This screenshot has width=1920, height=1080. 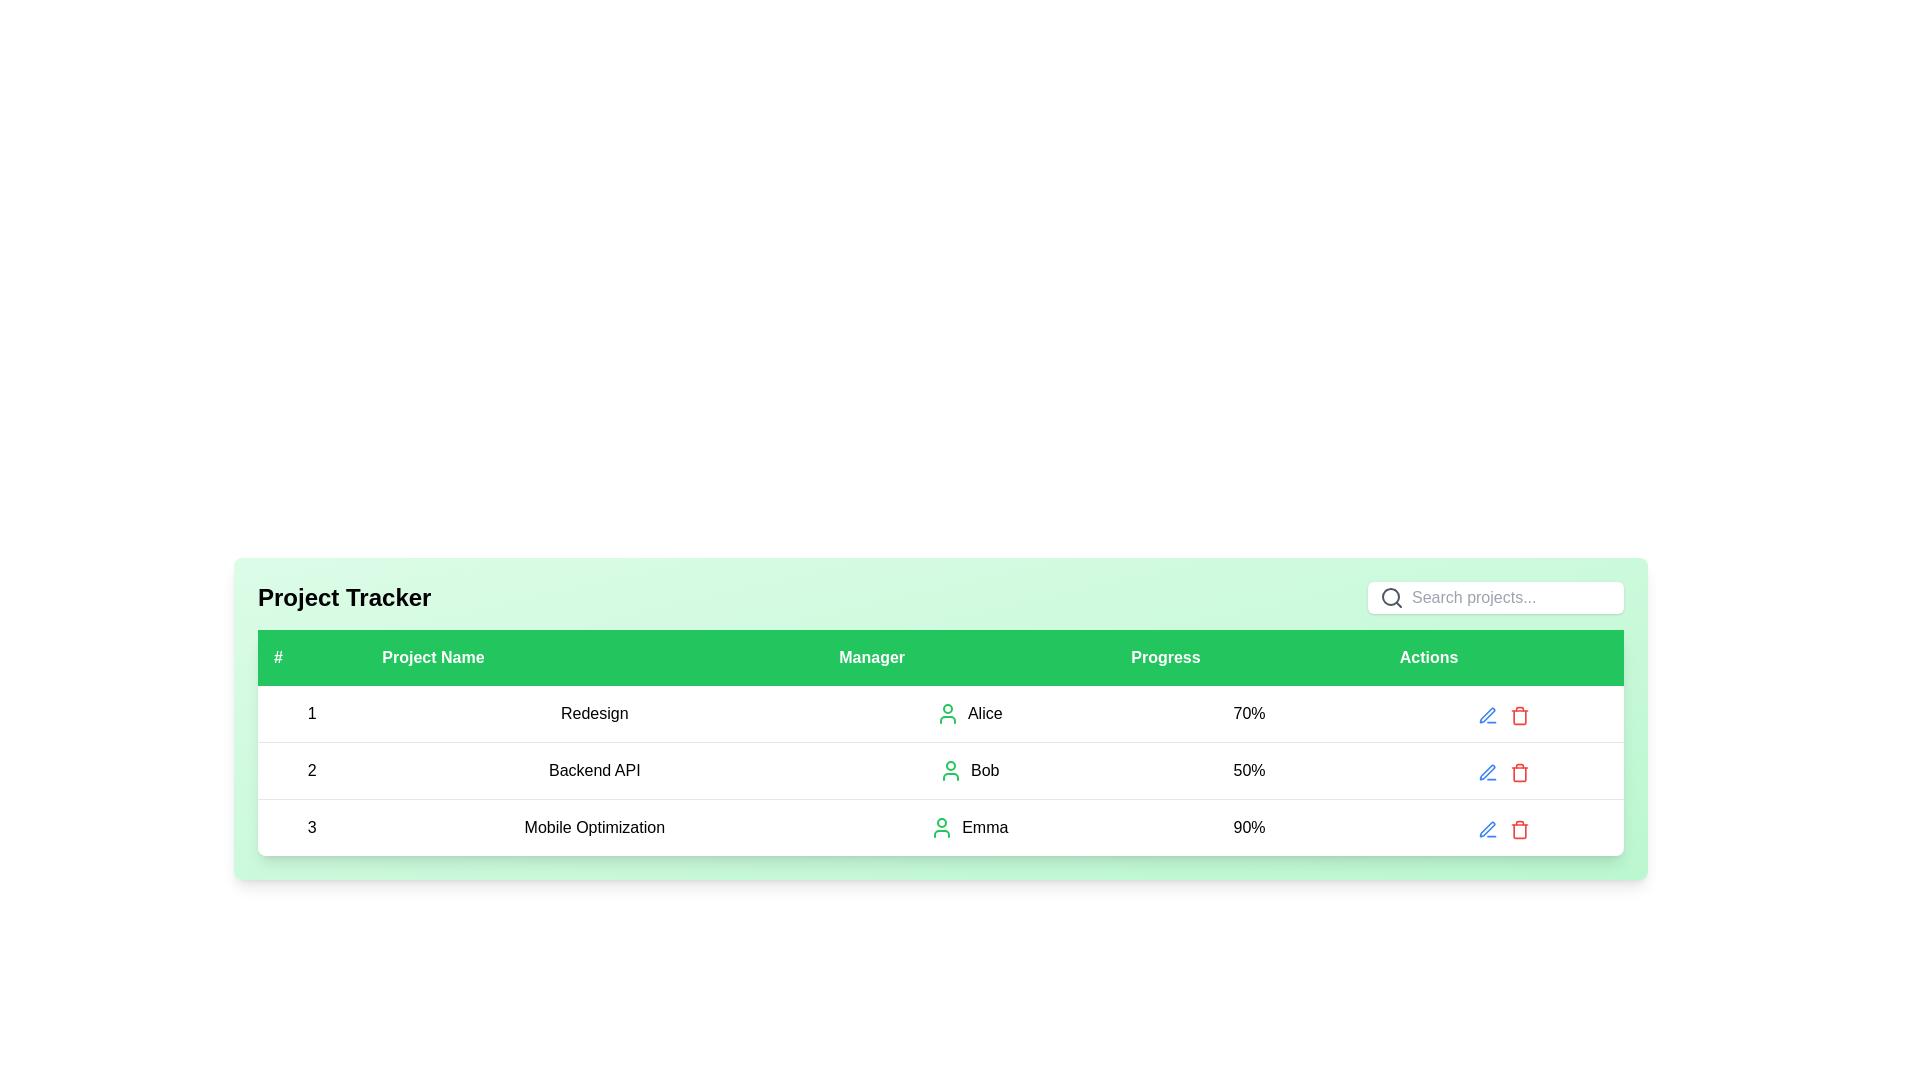 I want to click on the text display element showing '90%' located in the 'Progress' column of the 'Mobile Optimization' row in the project details table, so click(x=1248, y=827).